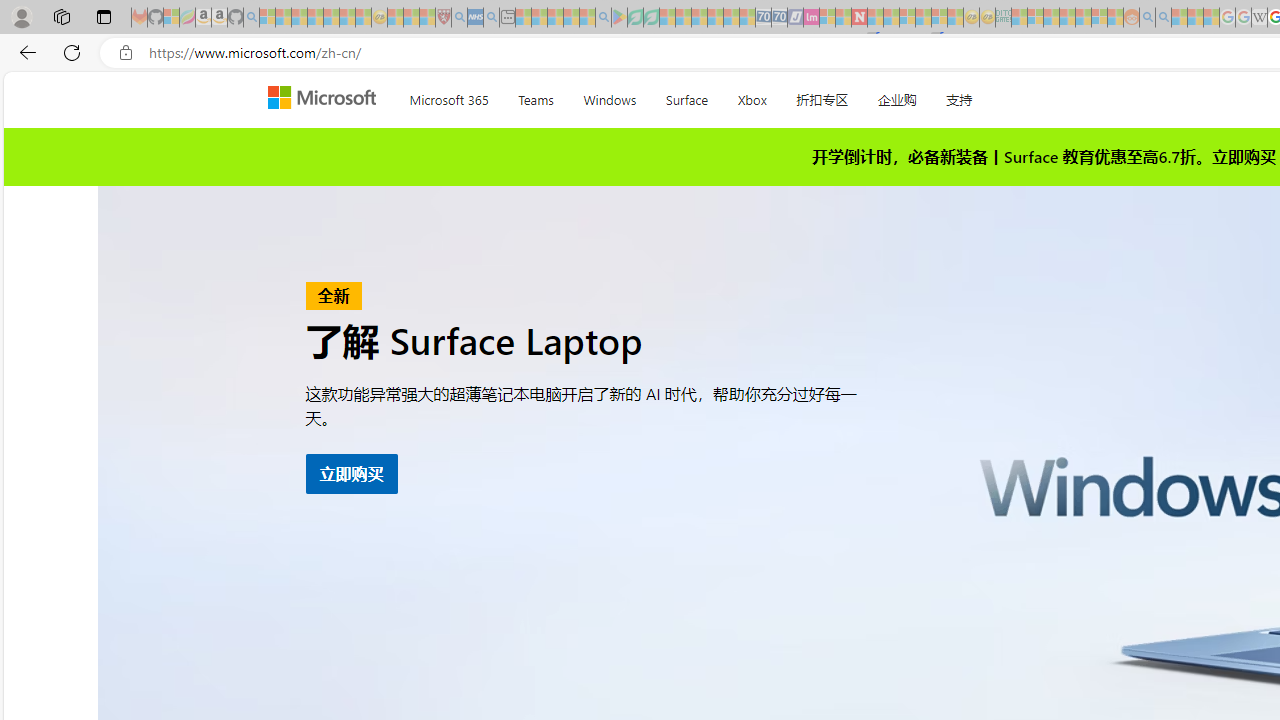  Describe the element at coordinates (778, 17) in the screenshot. I see `'Cheap Hotels - Save70.com - Sleeping'` at that location.